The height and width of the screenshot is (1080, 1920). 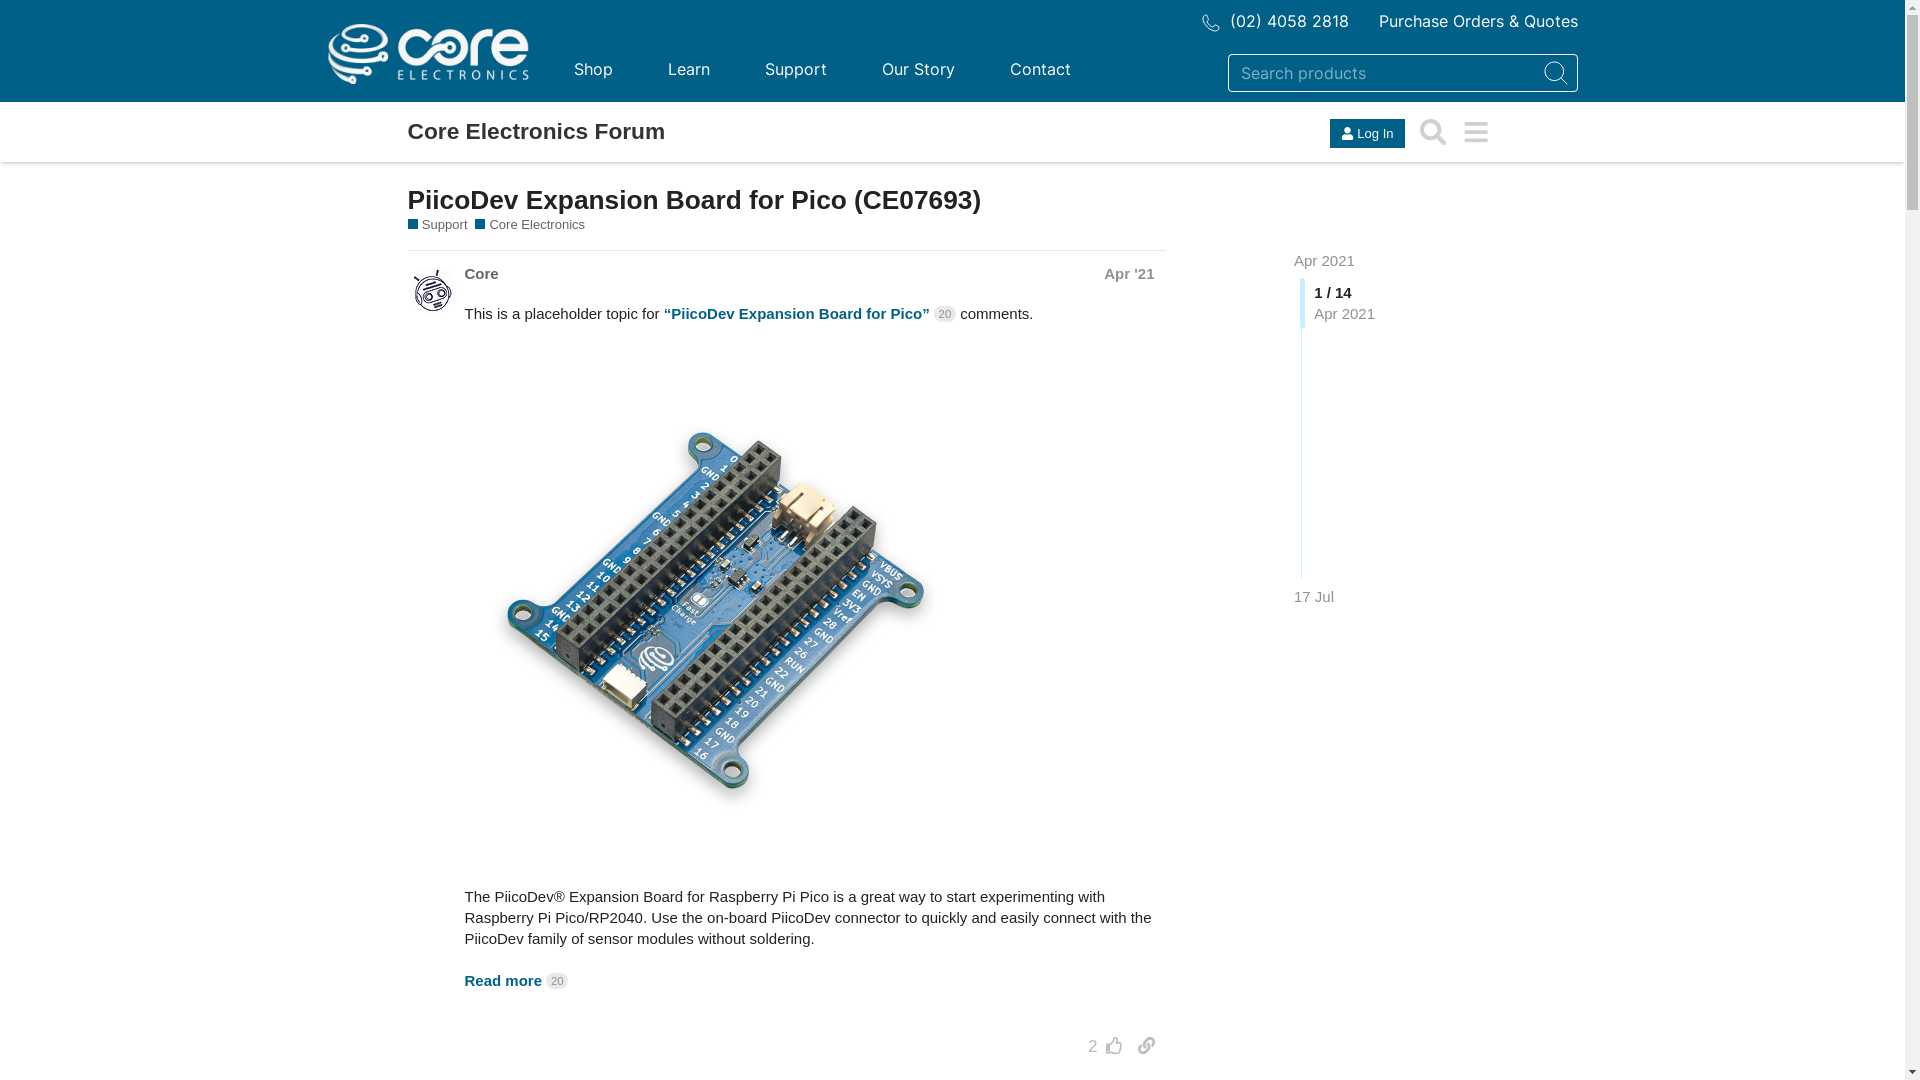 I want to click on 'Purchase Orders & Quotes', so click(x=1477, y=20).